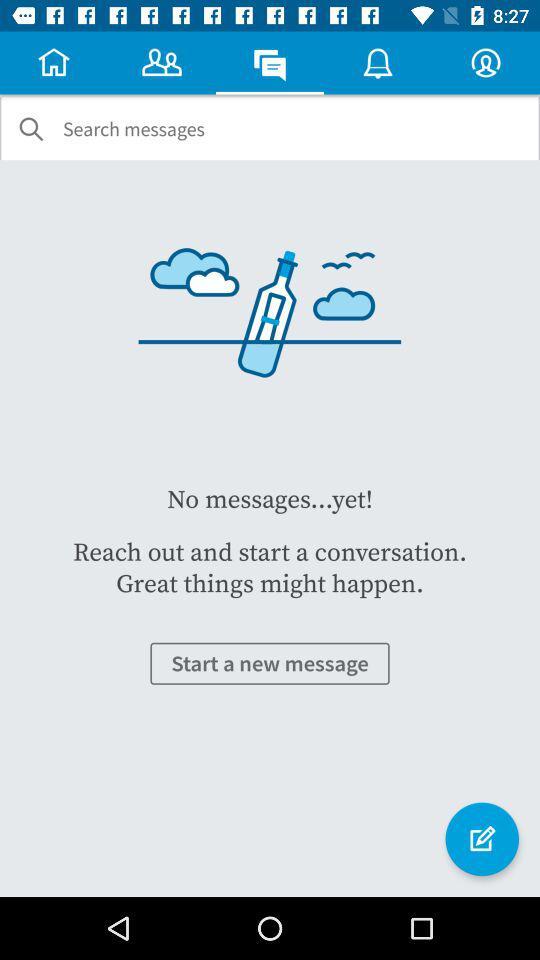  What do you see at coordinates (481, 839) in the screenshot?
I see `the edit icon` at bounding box center [481, 839].